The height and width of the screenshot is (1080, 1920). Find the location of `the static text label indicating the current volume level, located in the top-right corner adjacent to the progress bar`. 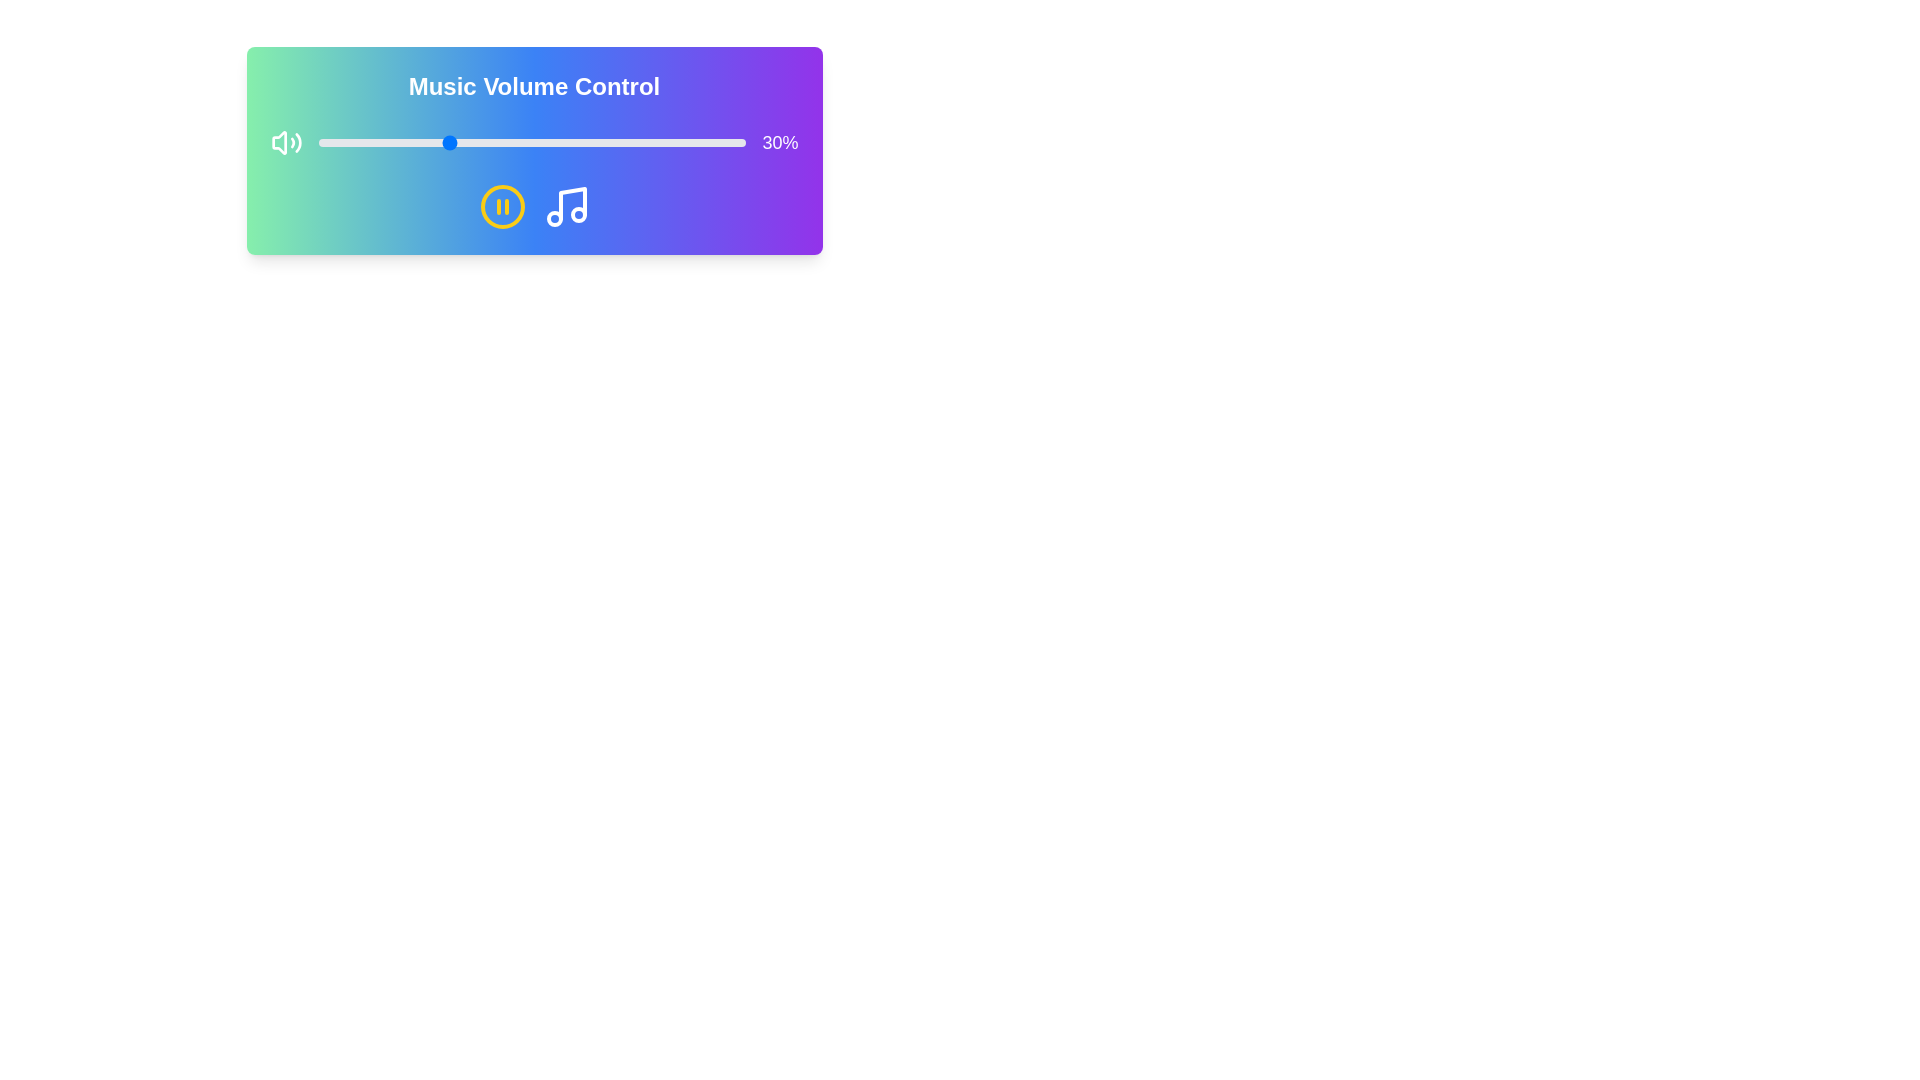

the static text label indicating the current volume level, located in the top-right corner adjacent to the progress bar is located at coordinates (779, 141).